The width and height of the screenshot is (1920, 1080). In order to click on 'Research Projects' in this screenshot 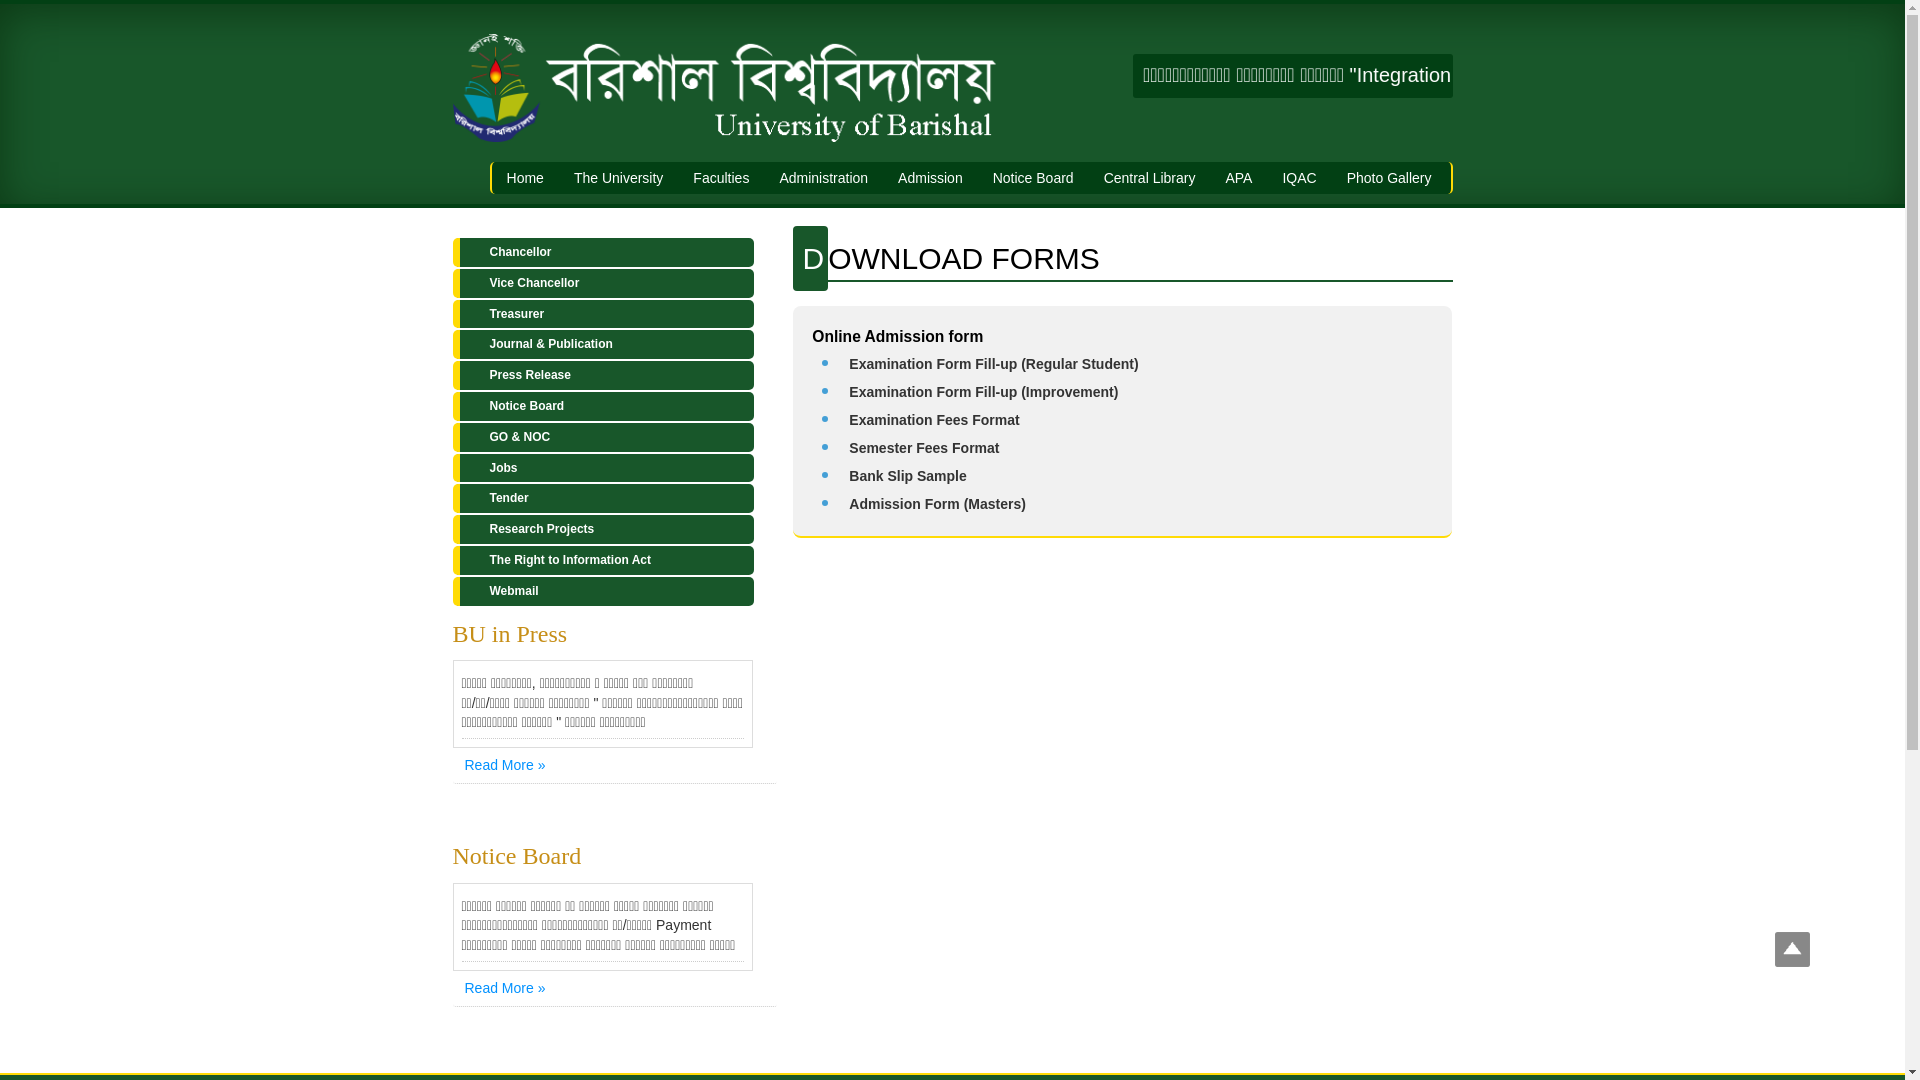, I will do `click(601, 528)`.